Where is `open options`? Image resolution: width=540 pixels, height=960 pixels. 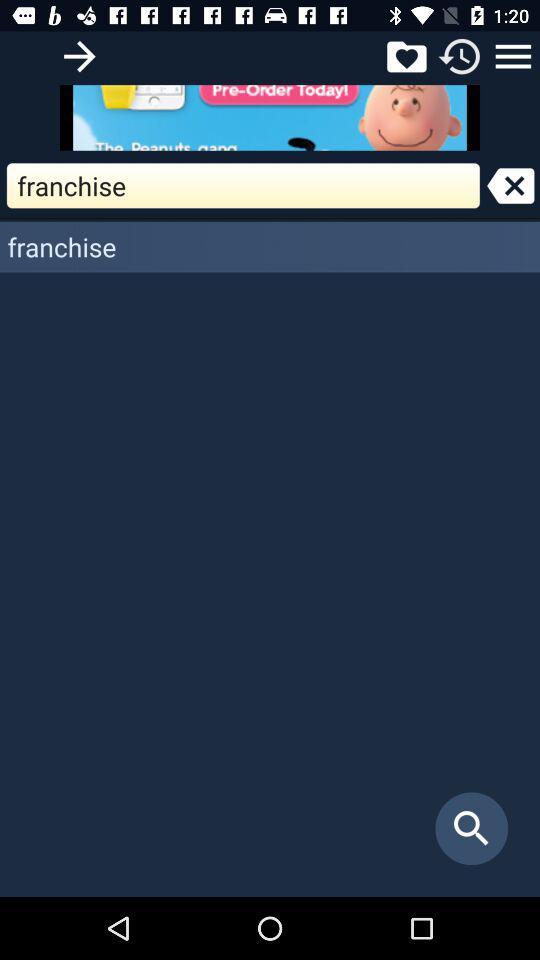 open options is located at coordinates (513, 55).